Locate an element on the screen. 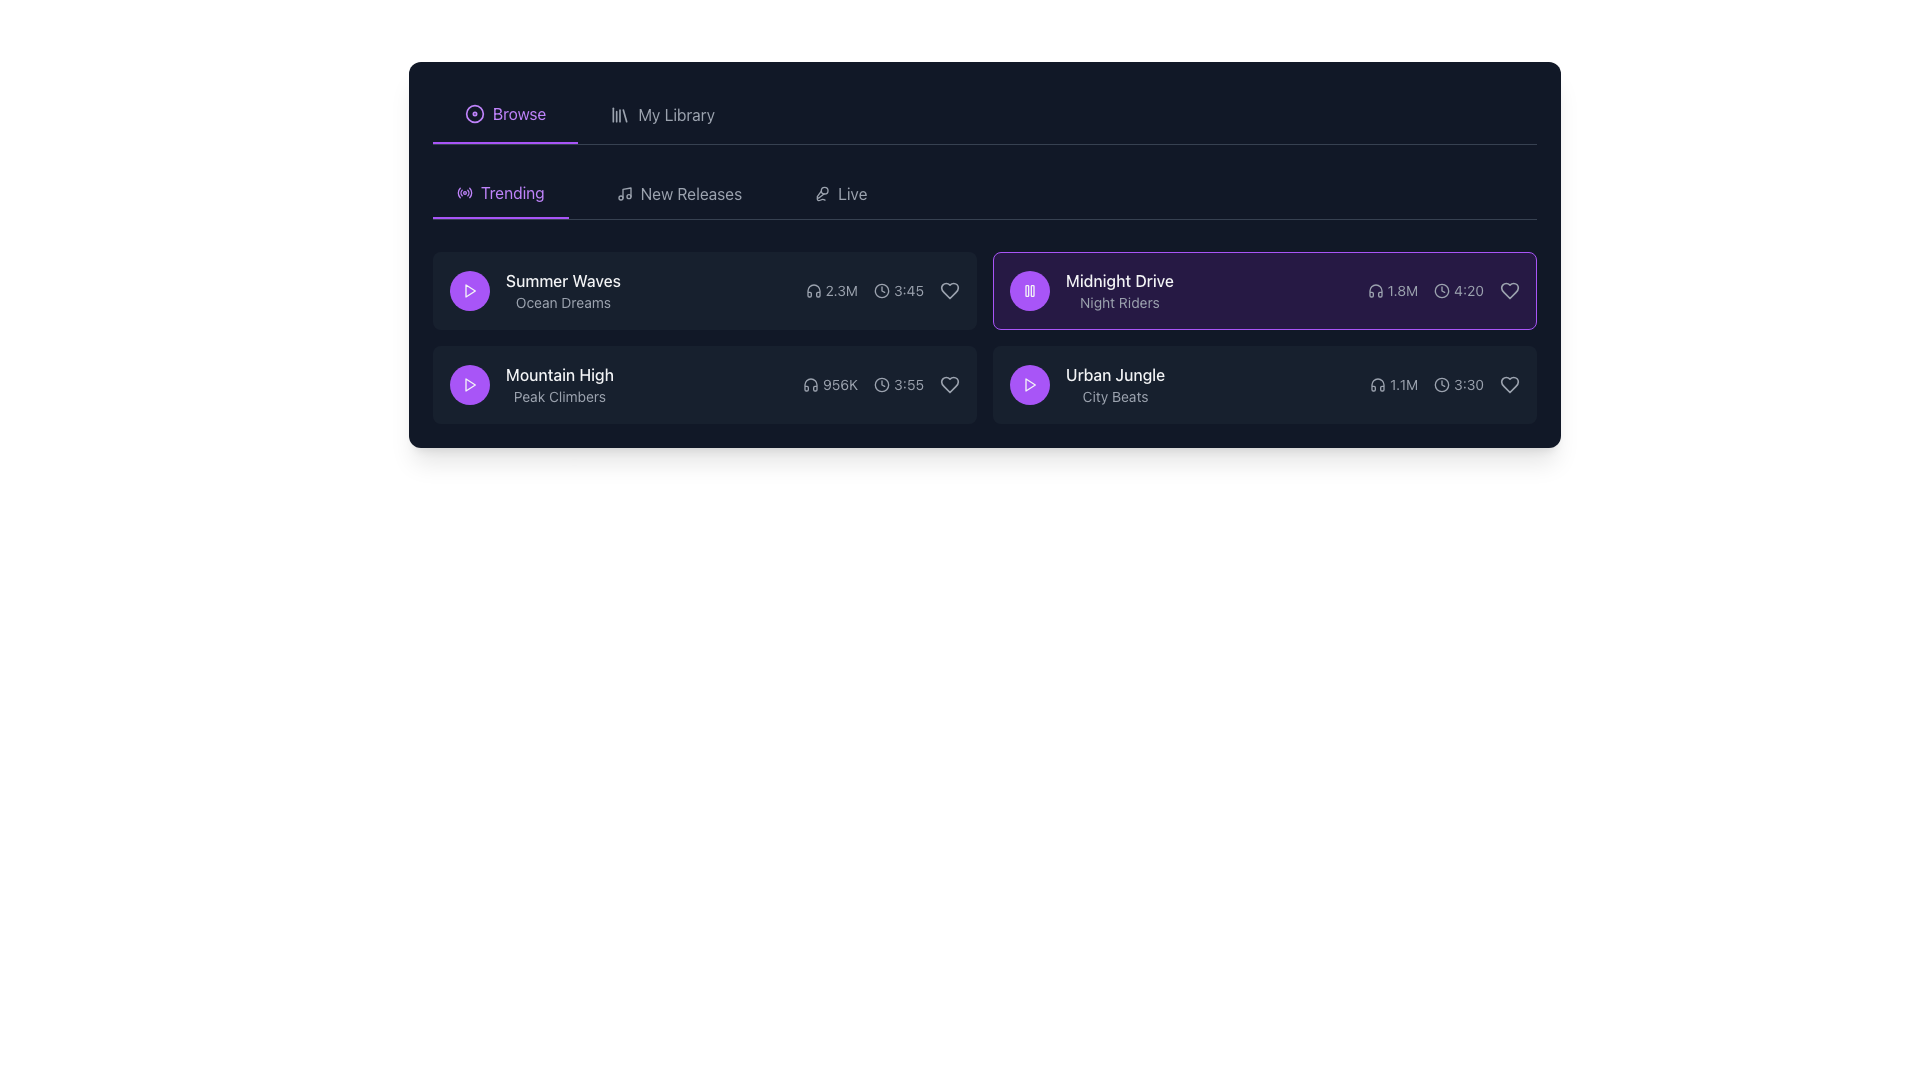 The image size is (1920, 1080). the text displaying '3:55' with a clock icon, located towards the right end of the track details for 'Mountain High' by 'Peak Climbers' is located at coordinates (898, 385).